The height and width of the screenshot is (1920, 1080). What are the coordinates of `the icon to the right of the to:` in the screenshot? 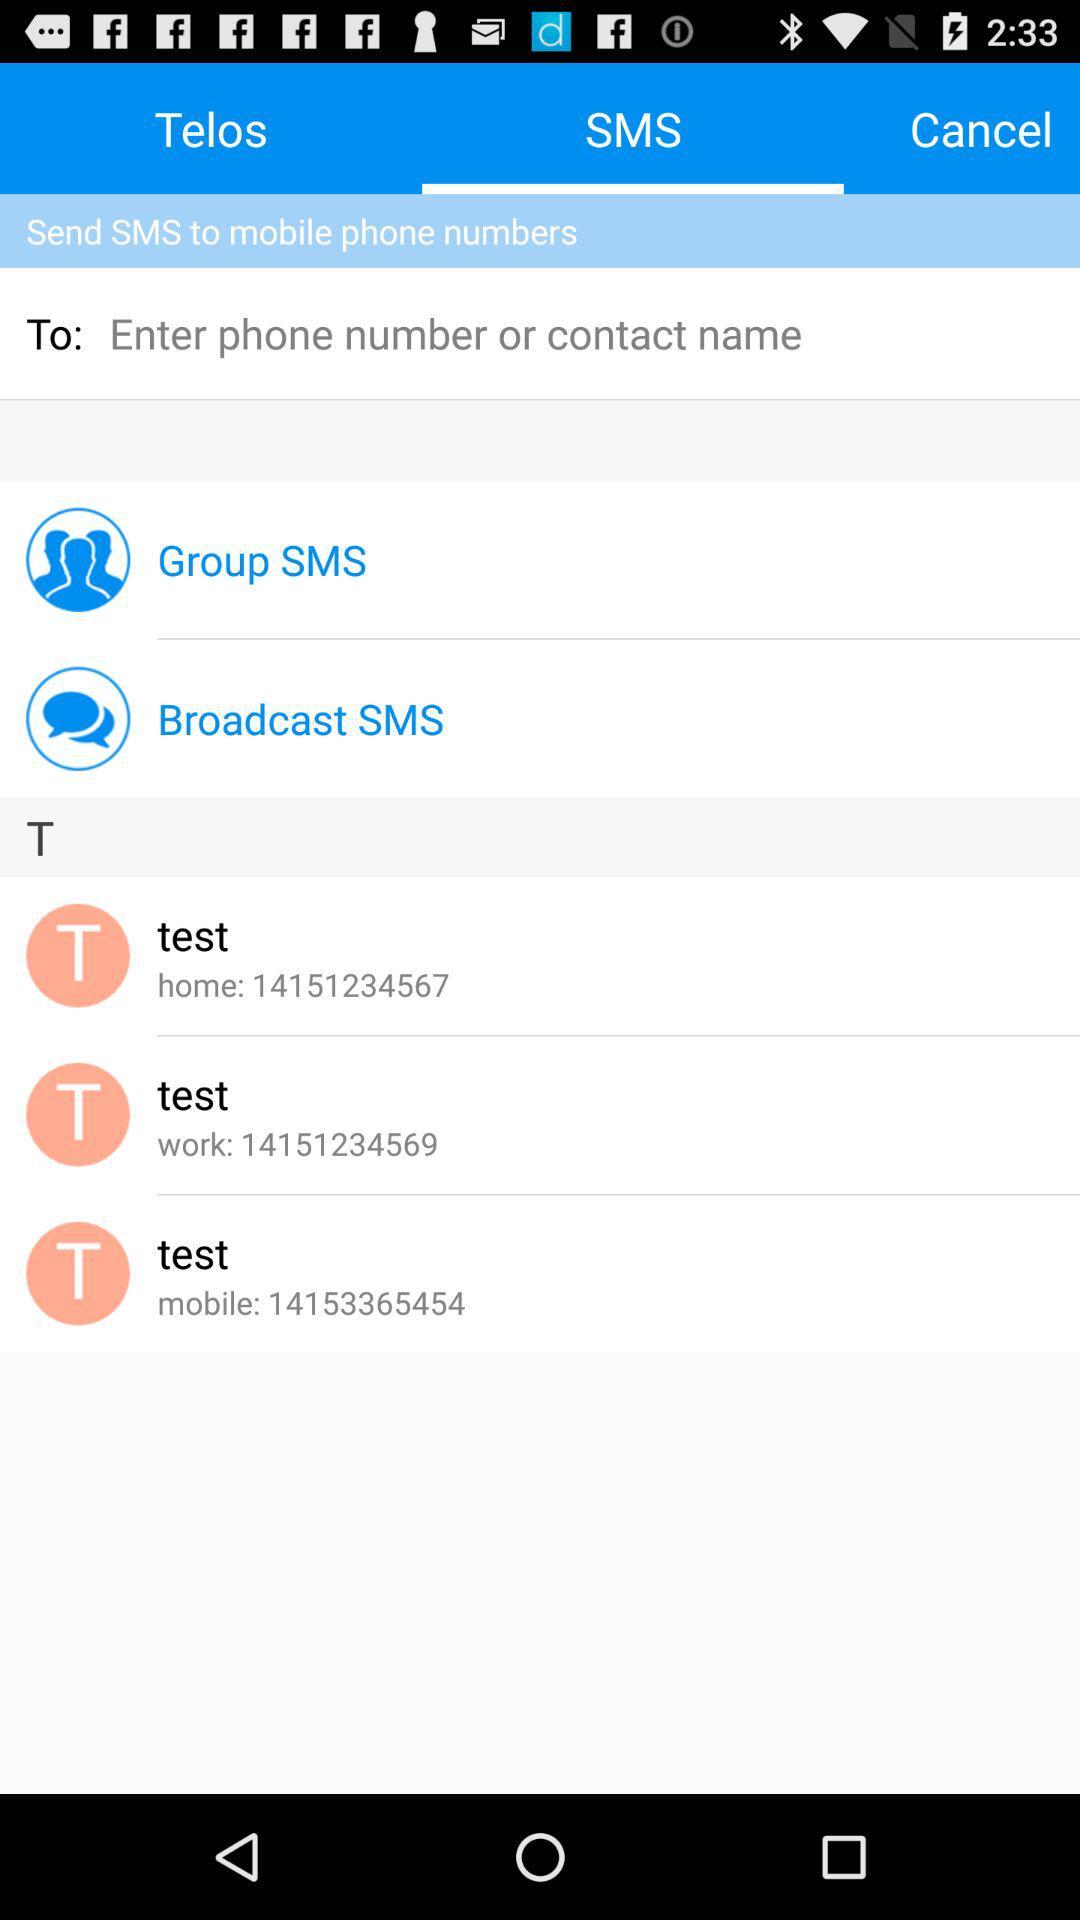 It's located at (242, 332).